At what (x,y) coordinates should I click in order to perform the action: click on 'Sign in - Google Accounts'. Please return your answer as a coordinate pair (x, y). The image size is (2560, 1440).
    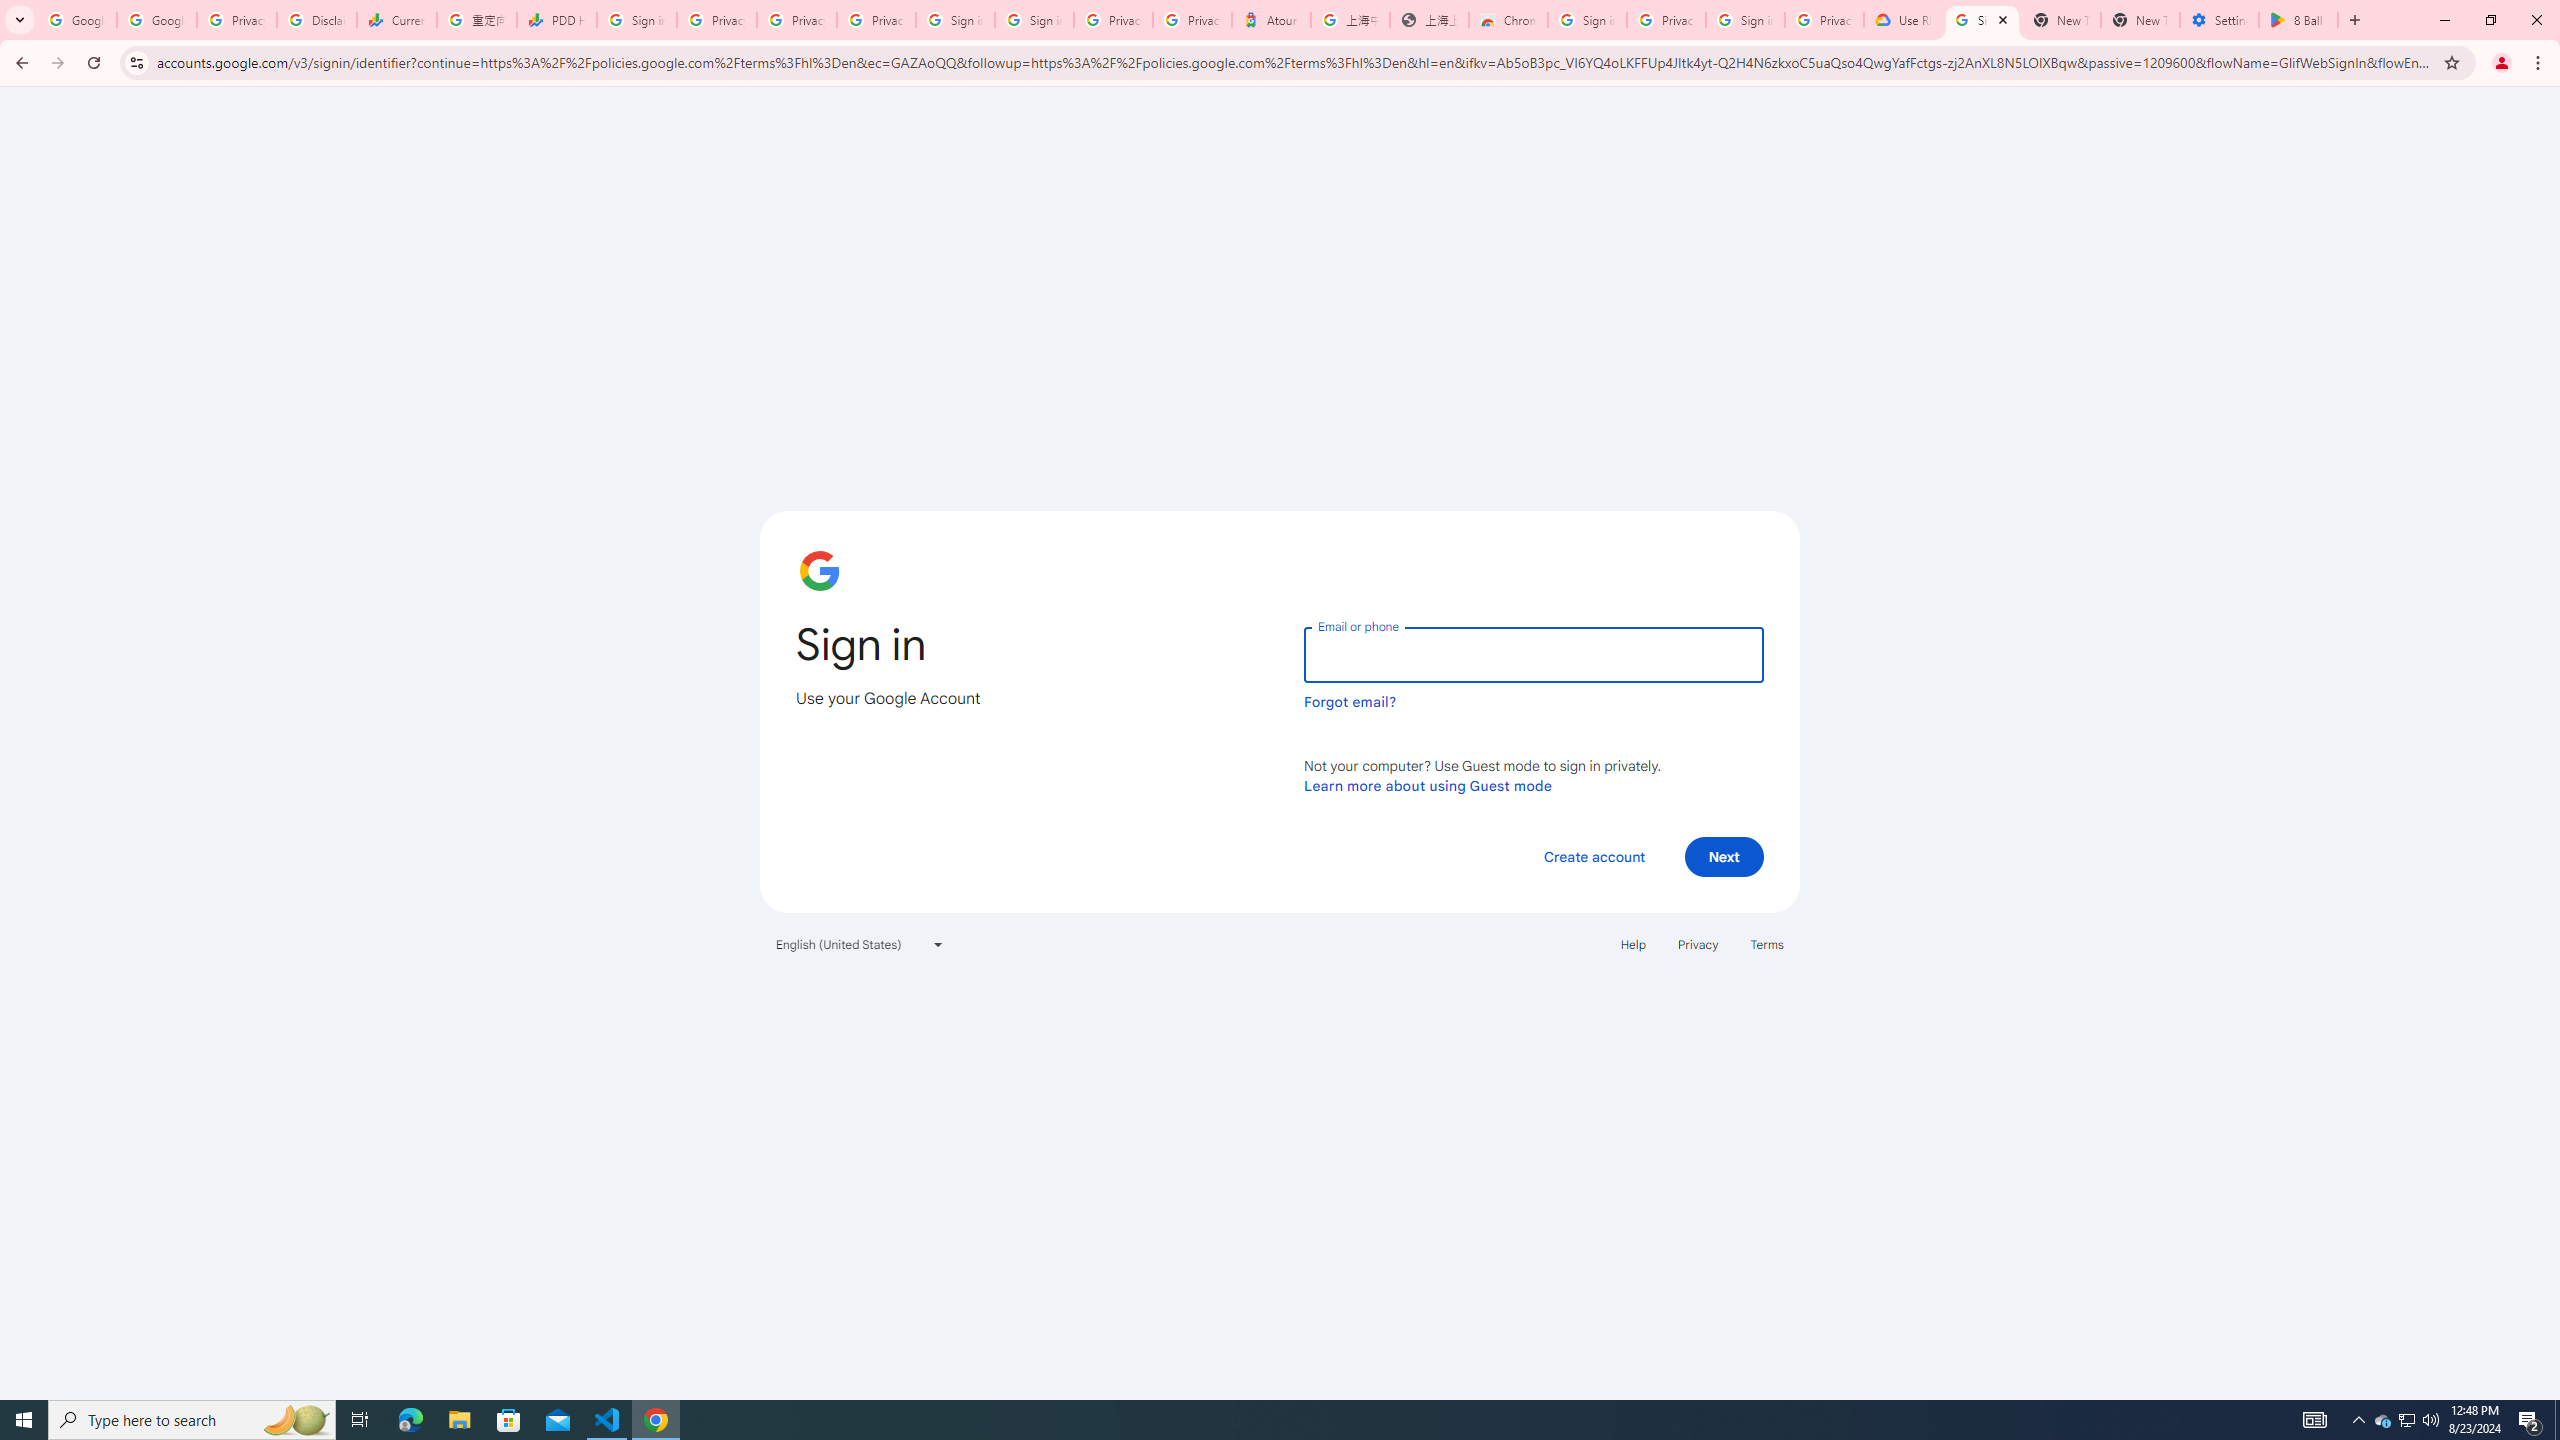
    Looking at the image, I should click on (953, 19).